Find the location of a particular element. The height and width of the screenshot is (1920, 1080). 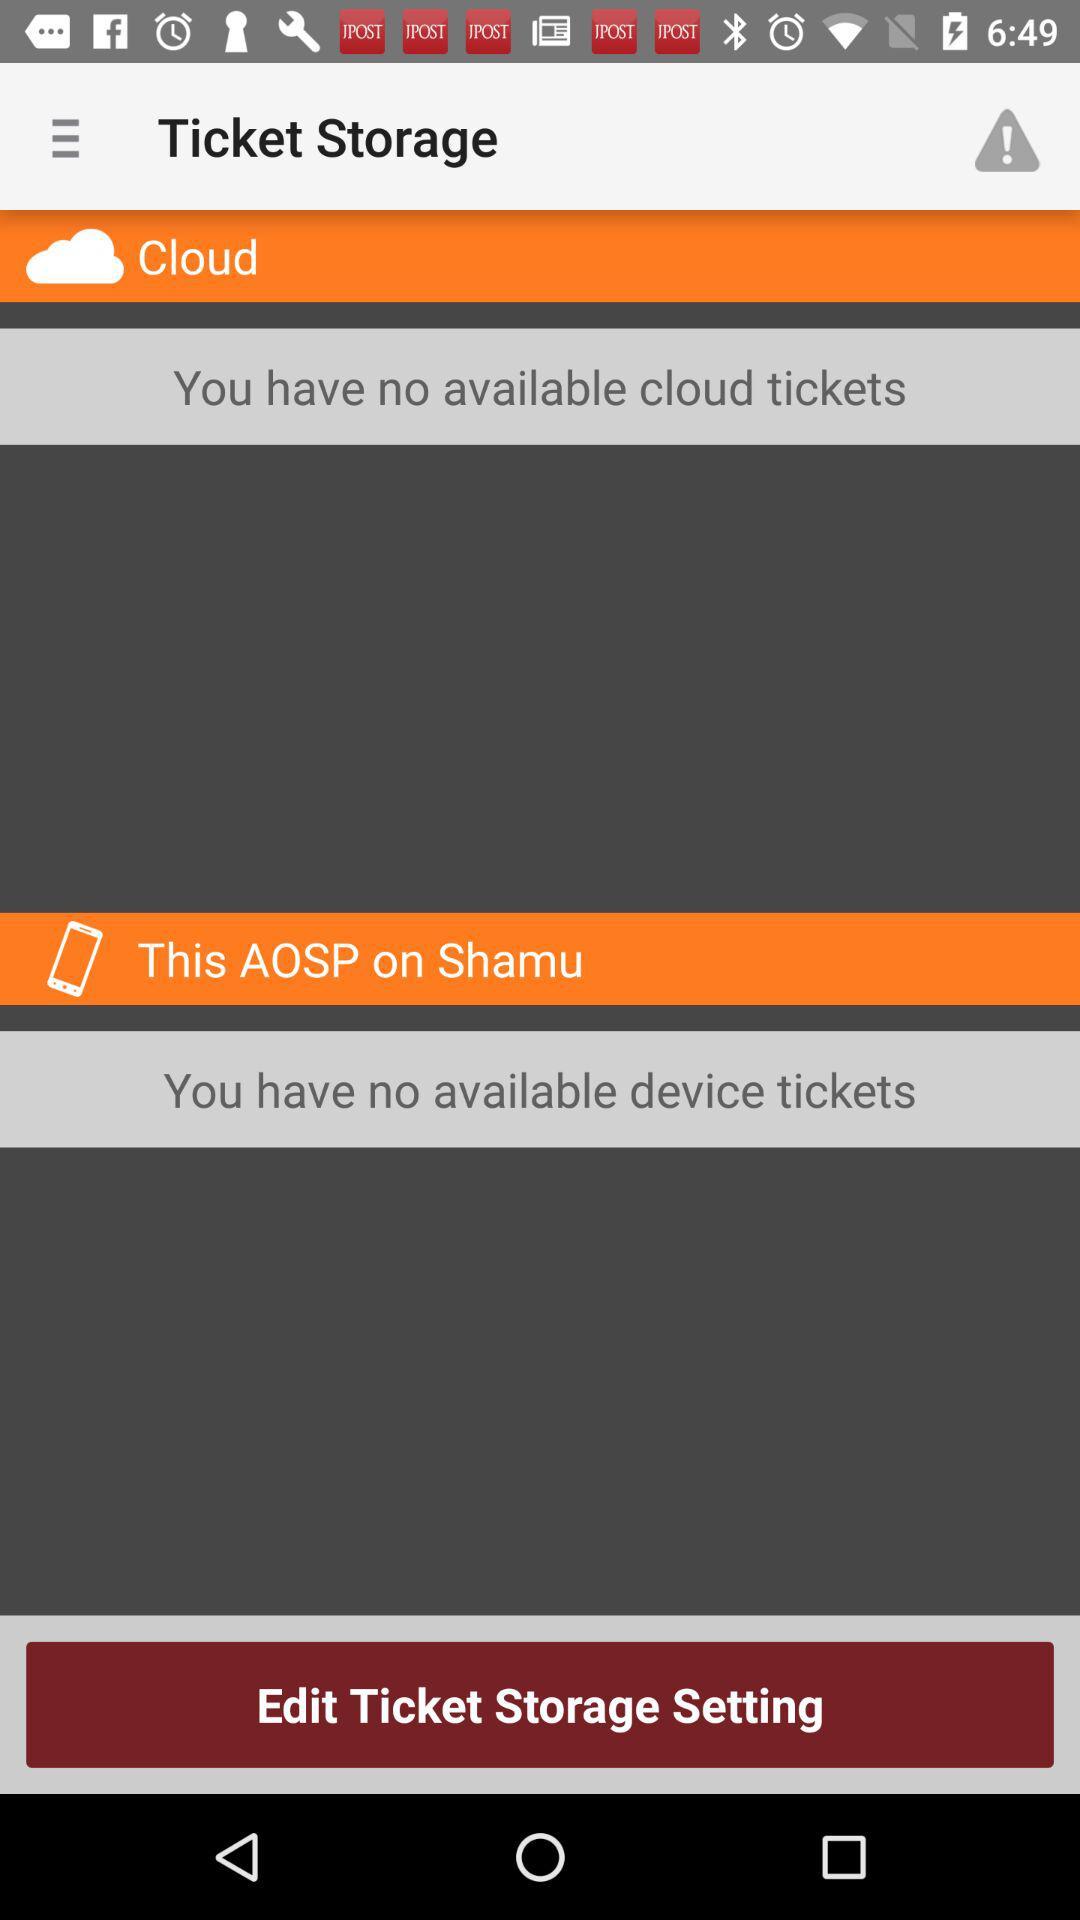

item to the left of ticket storage app is located at coordinates (72, 135).